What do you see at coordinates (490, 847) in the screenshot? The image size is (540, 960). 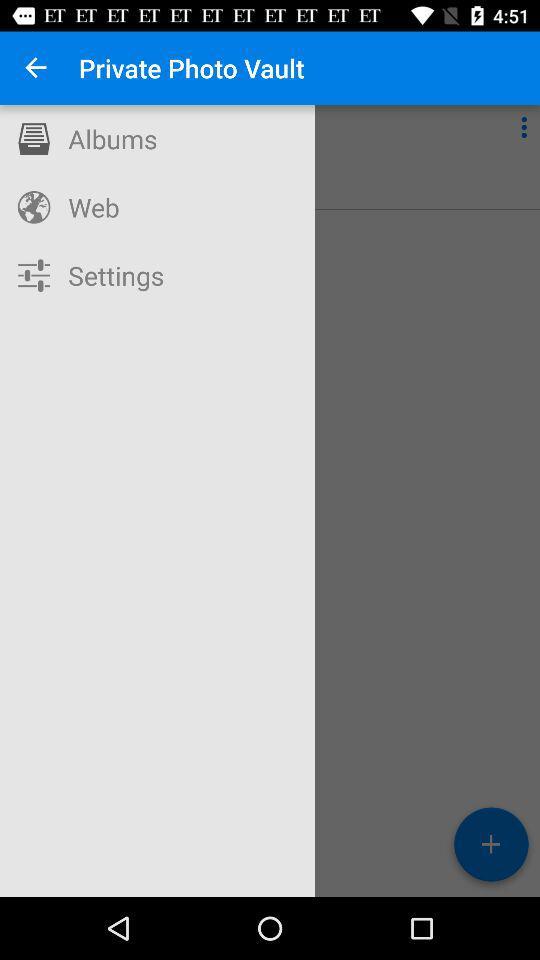 I see `the add icon` at bounding box center [490, 847].